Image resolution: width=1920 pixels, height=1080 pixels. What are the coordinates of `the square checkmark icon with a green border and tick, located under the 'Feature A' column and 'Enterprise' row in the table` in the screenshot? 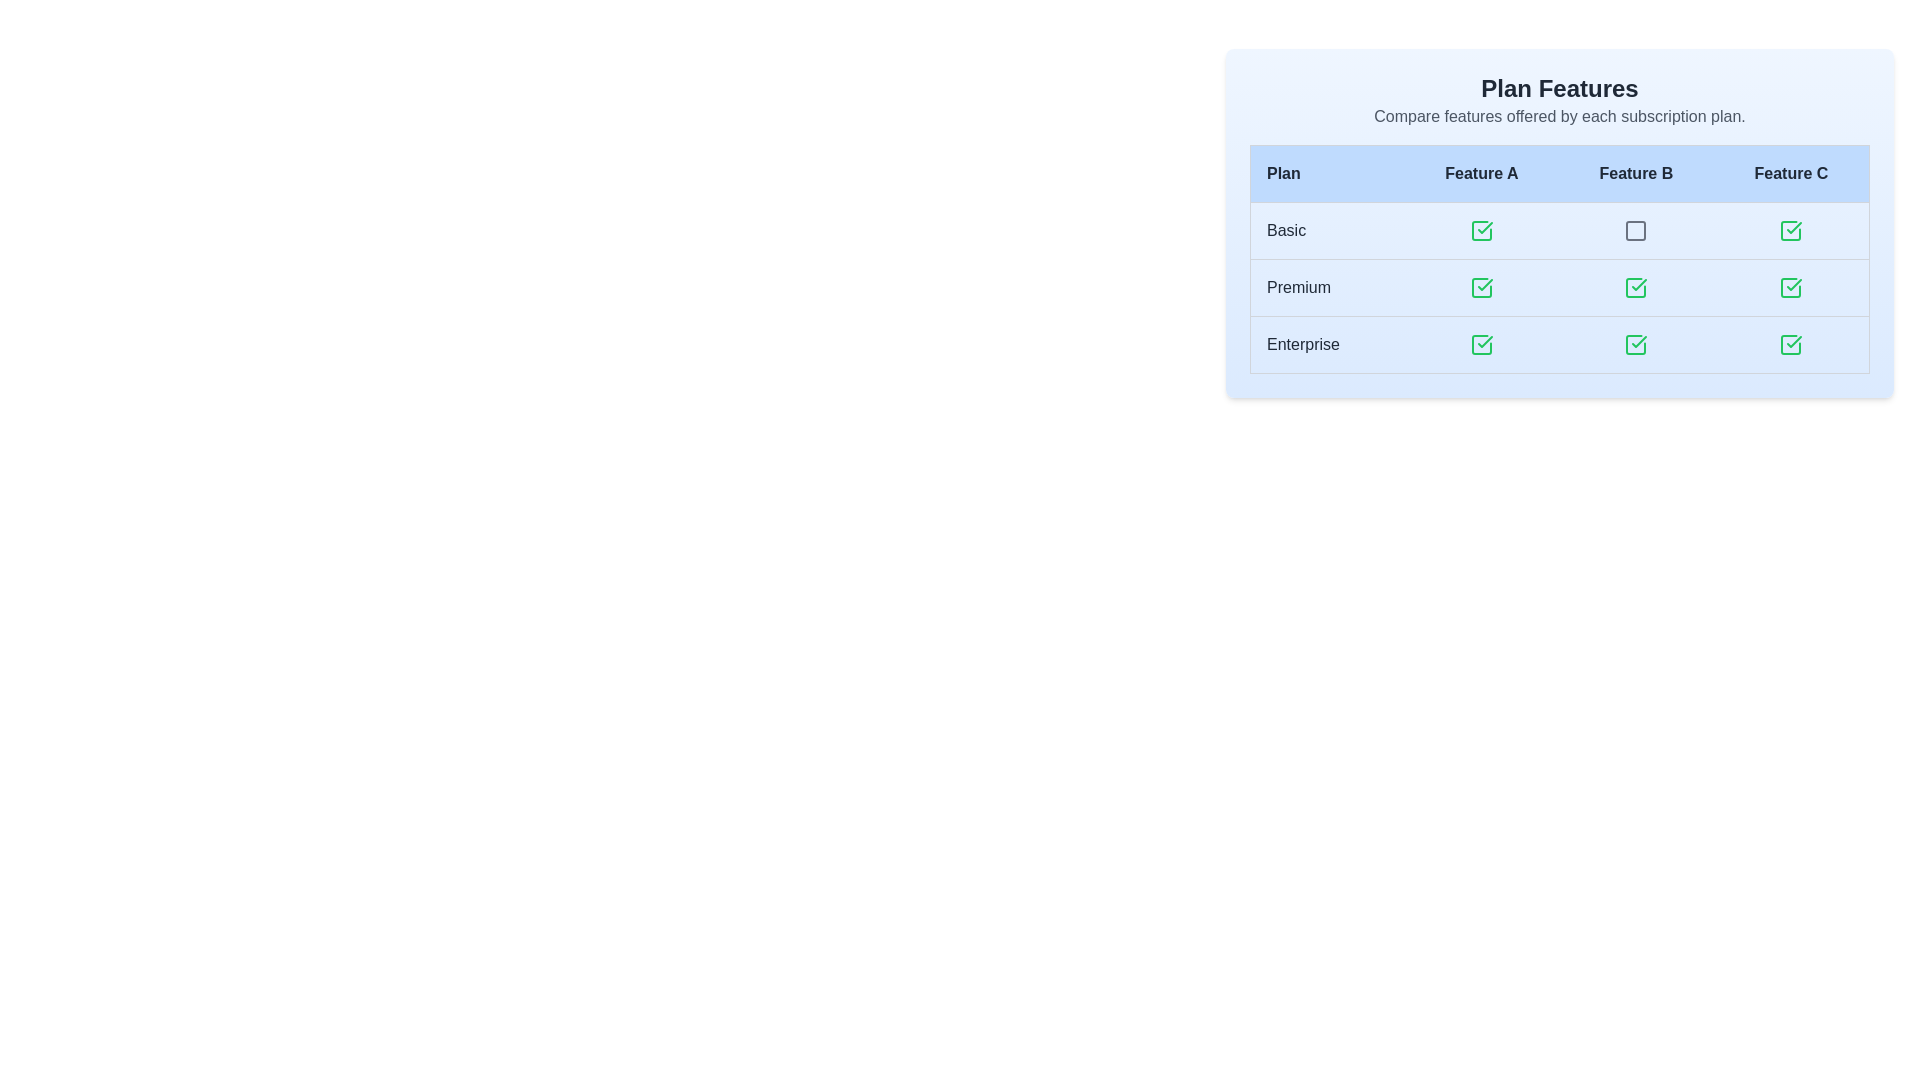 It's located at (1481, 343).